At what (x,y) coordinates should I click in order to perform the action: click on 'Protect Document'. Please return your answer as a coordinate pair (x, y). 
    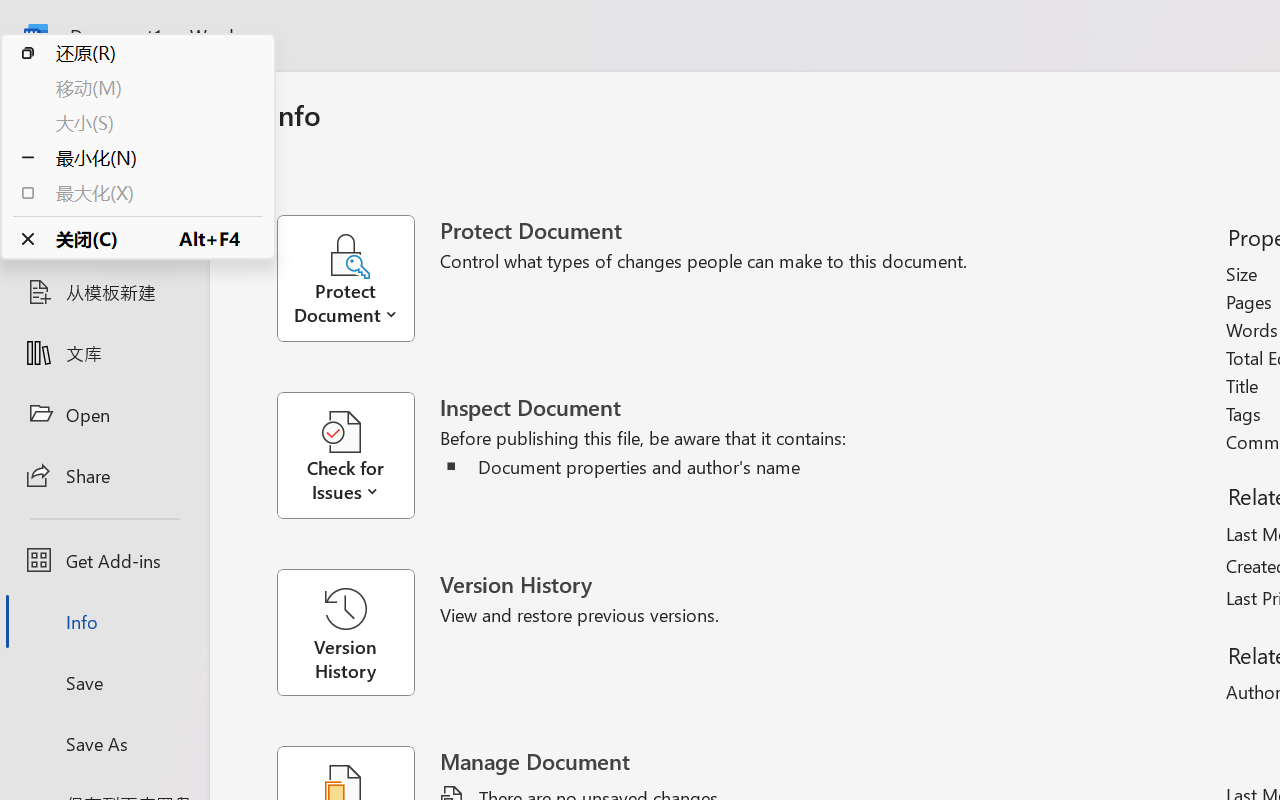
    Looking at the image, I should click on (358, 278).